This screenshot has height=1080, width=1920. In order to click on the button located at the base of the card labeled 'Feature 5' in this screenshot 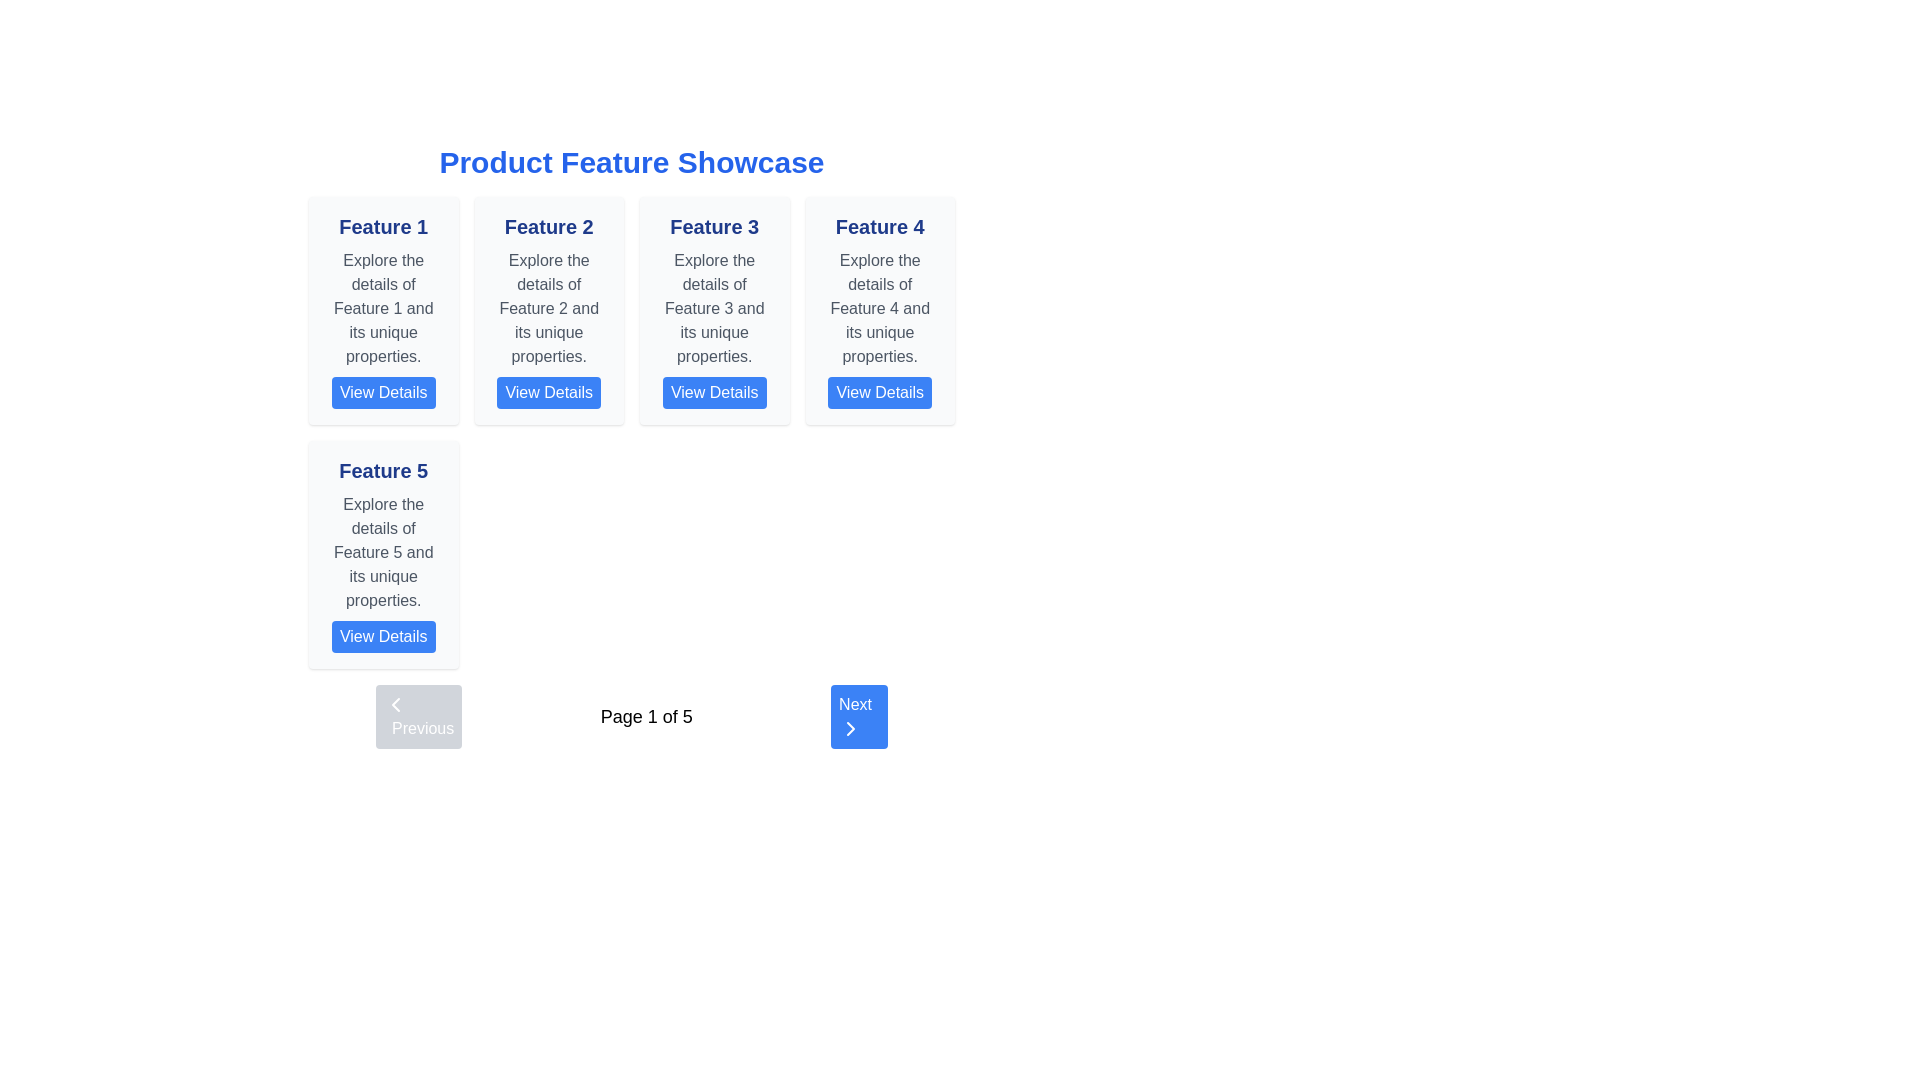, I will do `click(383, 636)`.